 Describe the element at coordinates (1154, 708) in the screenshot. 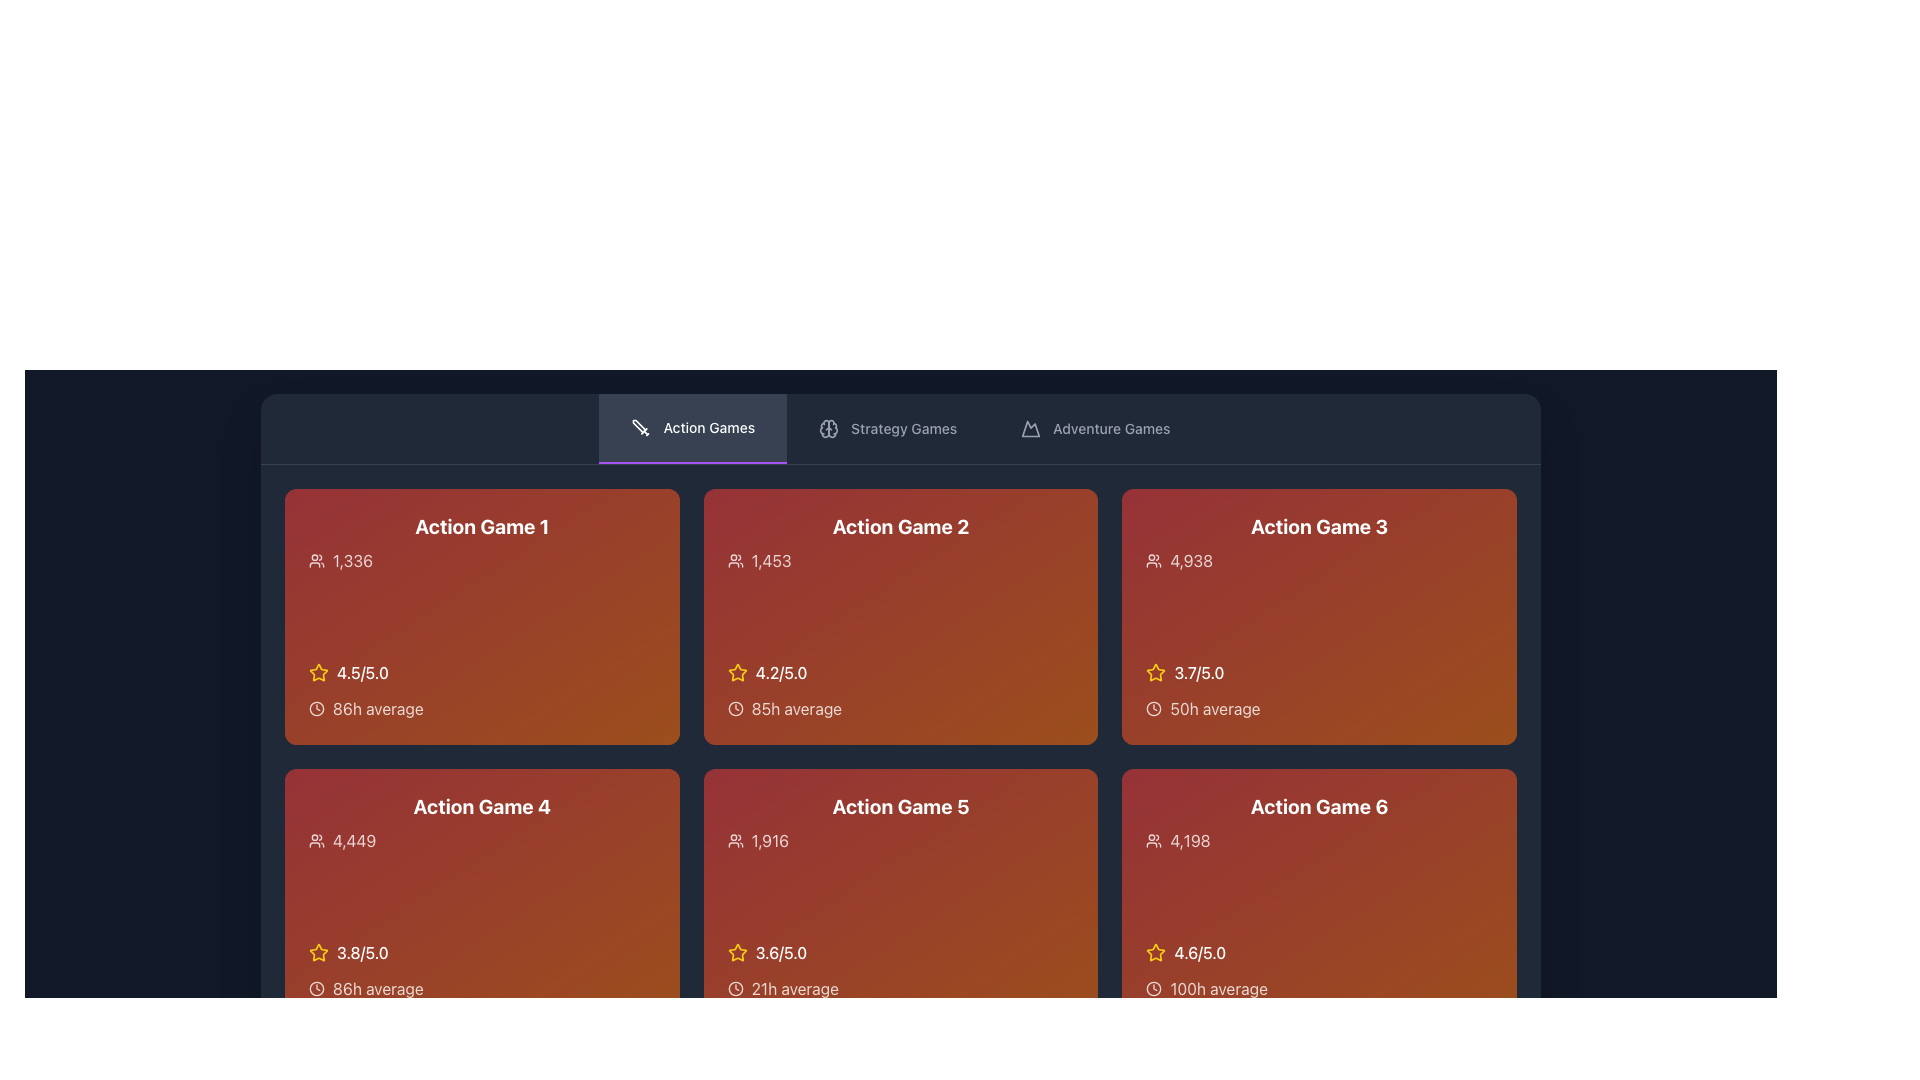

I see `the circular graphic element within the SVG clock icon located in the third card of the grid layout under 'Action Game 3'` at that location.